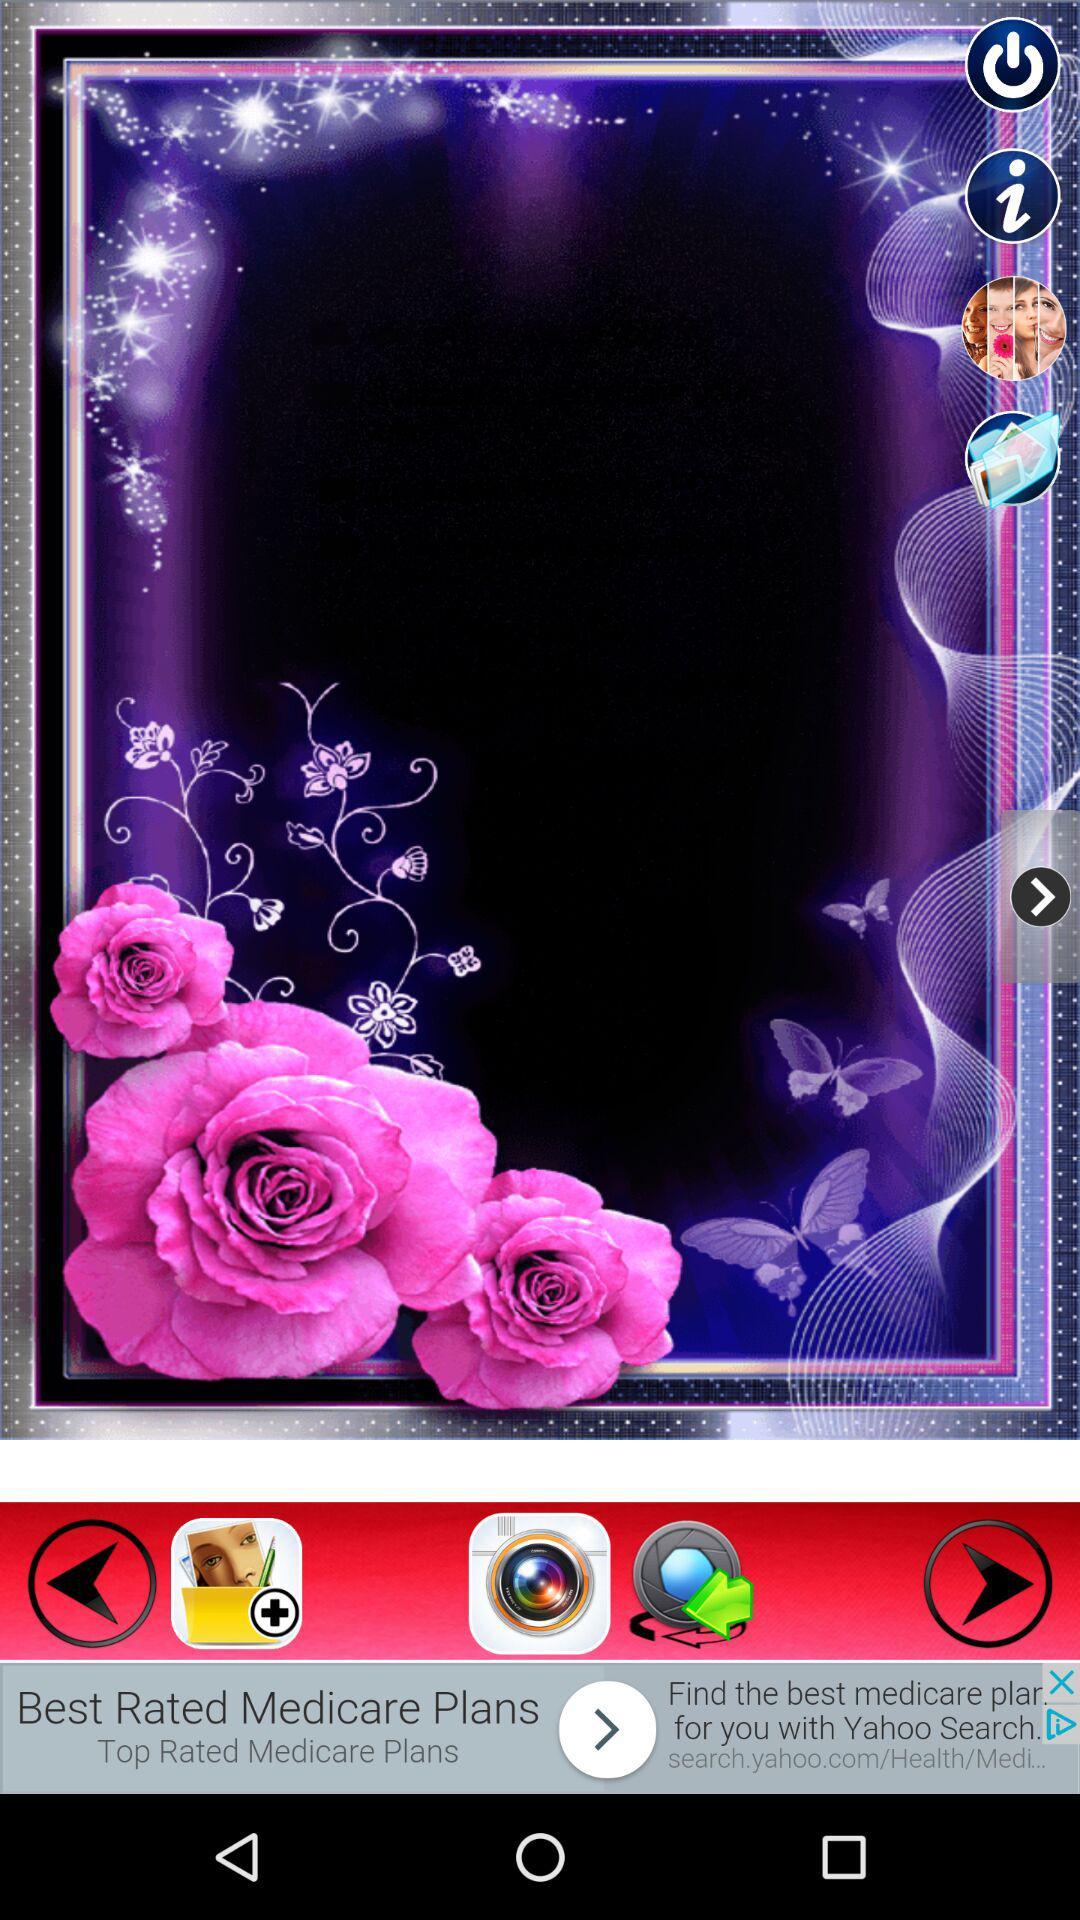 Image resolution: width=1080 pixels, height=1920 pixels. Describe the element at coordinates (1014, 328) in the screenshot. I see `image below information button` at that location.